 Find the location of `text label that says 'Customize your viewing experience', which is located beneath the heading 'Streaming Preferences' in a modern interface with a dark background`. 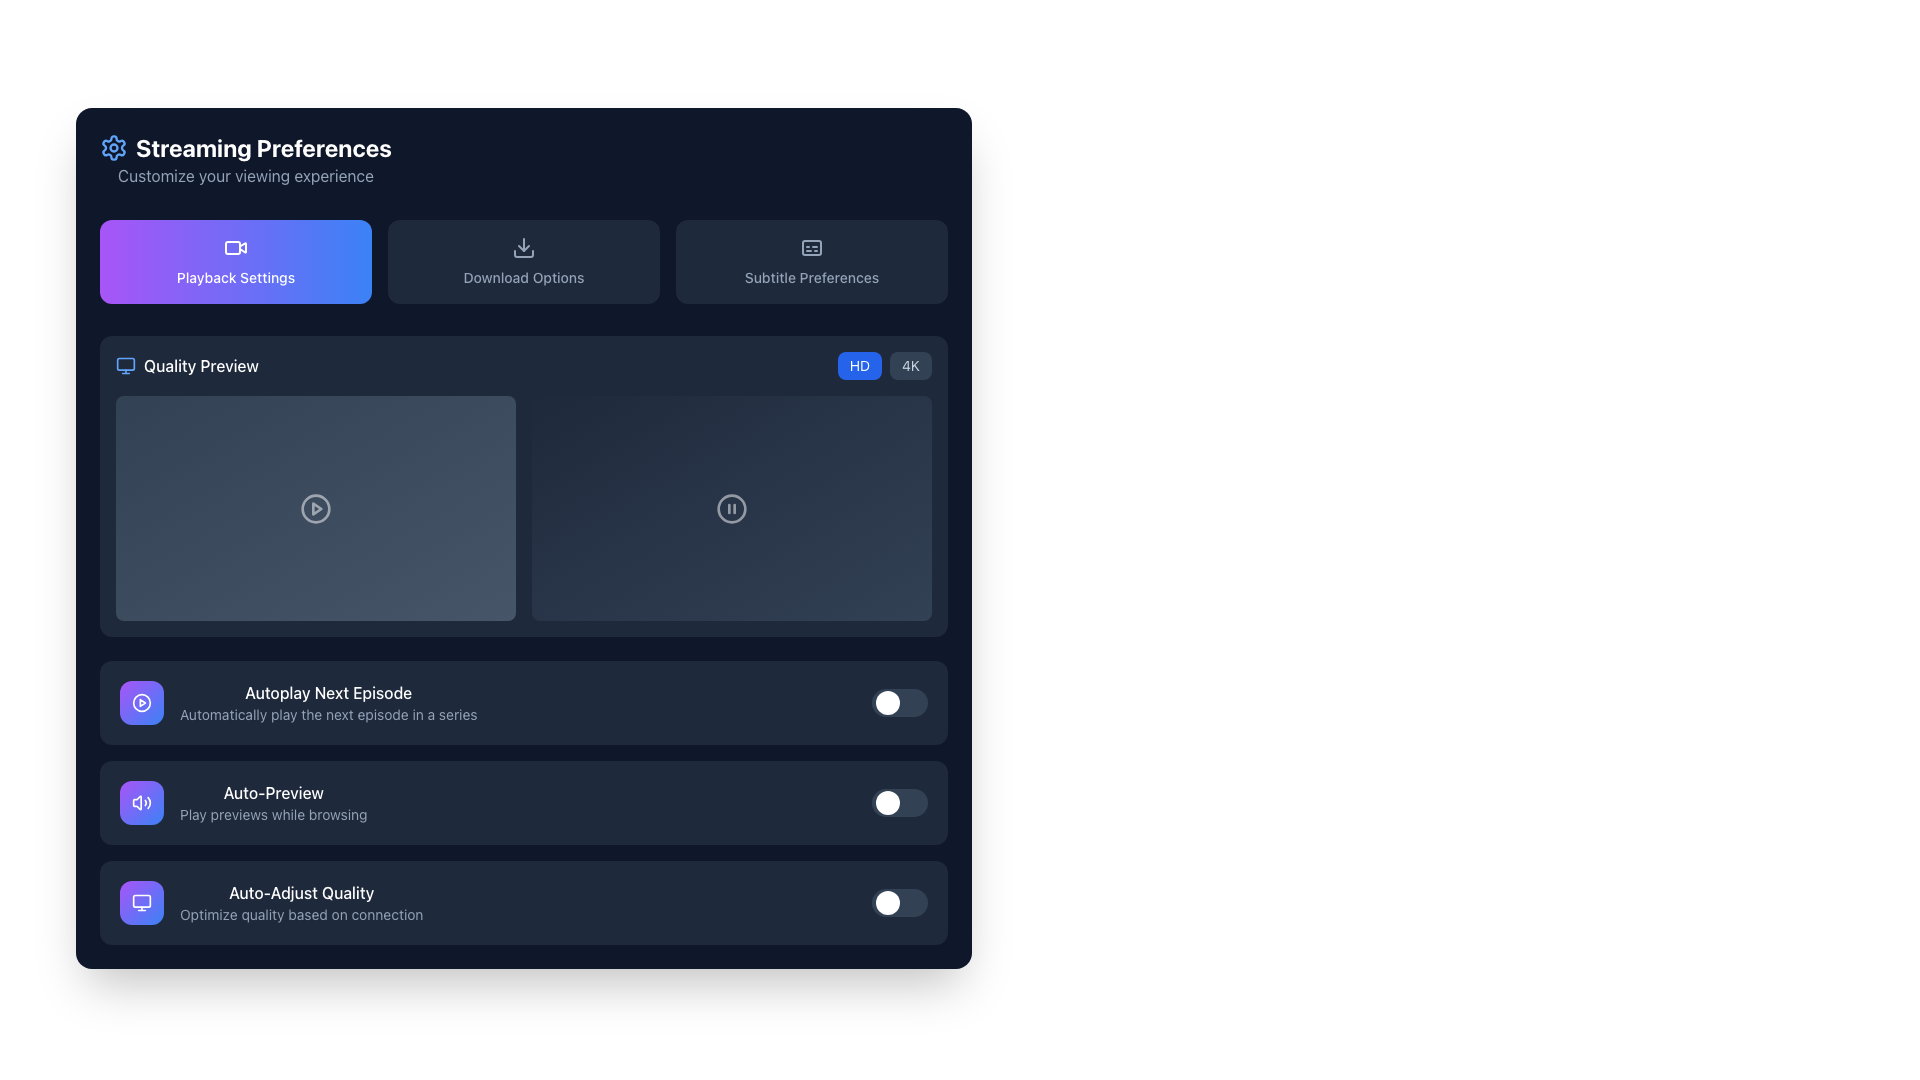

text label that says 'Customize your viewing experience', which is located beneath the heading 'Streaming Preferences' in a modern interface with a dark background is located at coordinates (244, 175).